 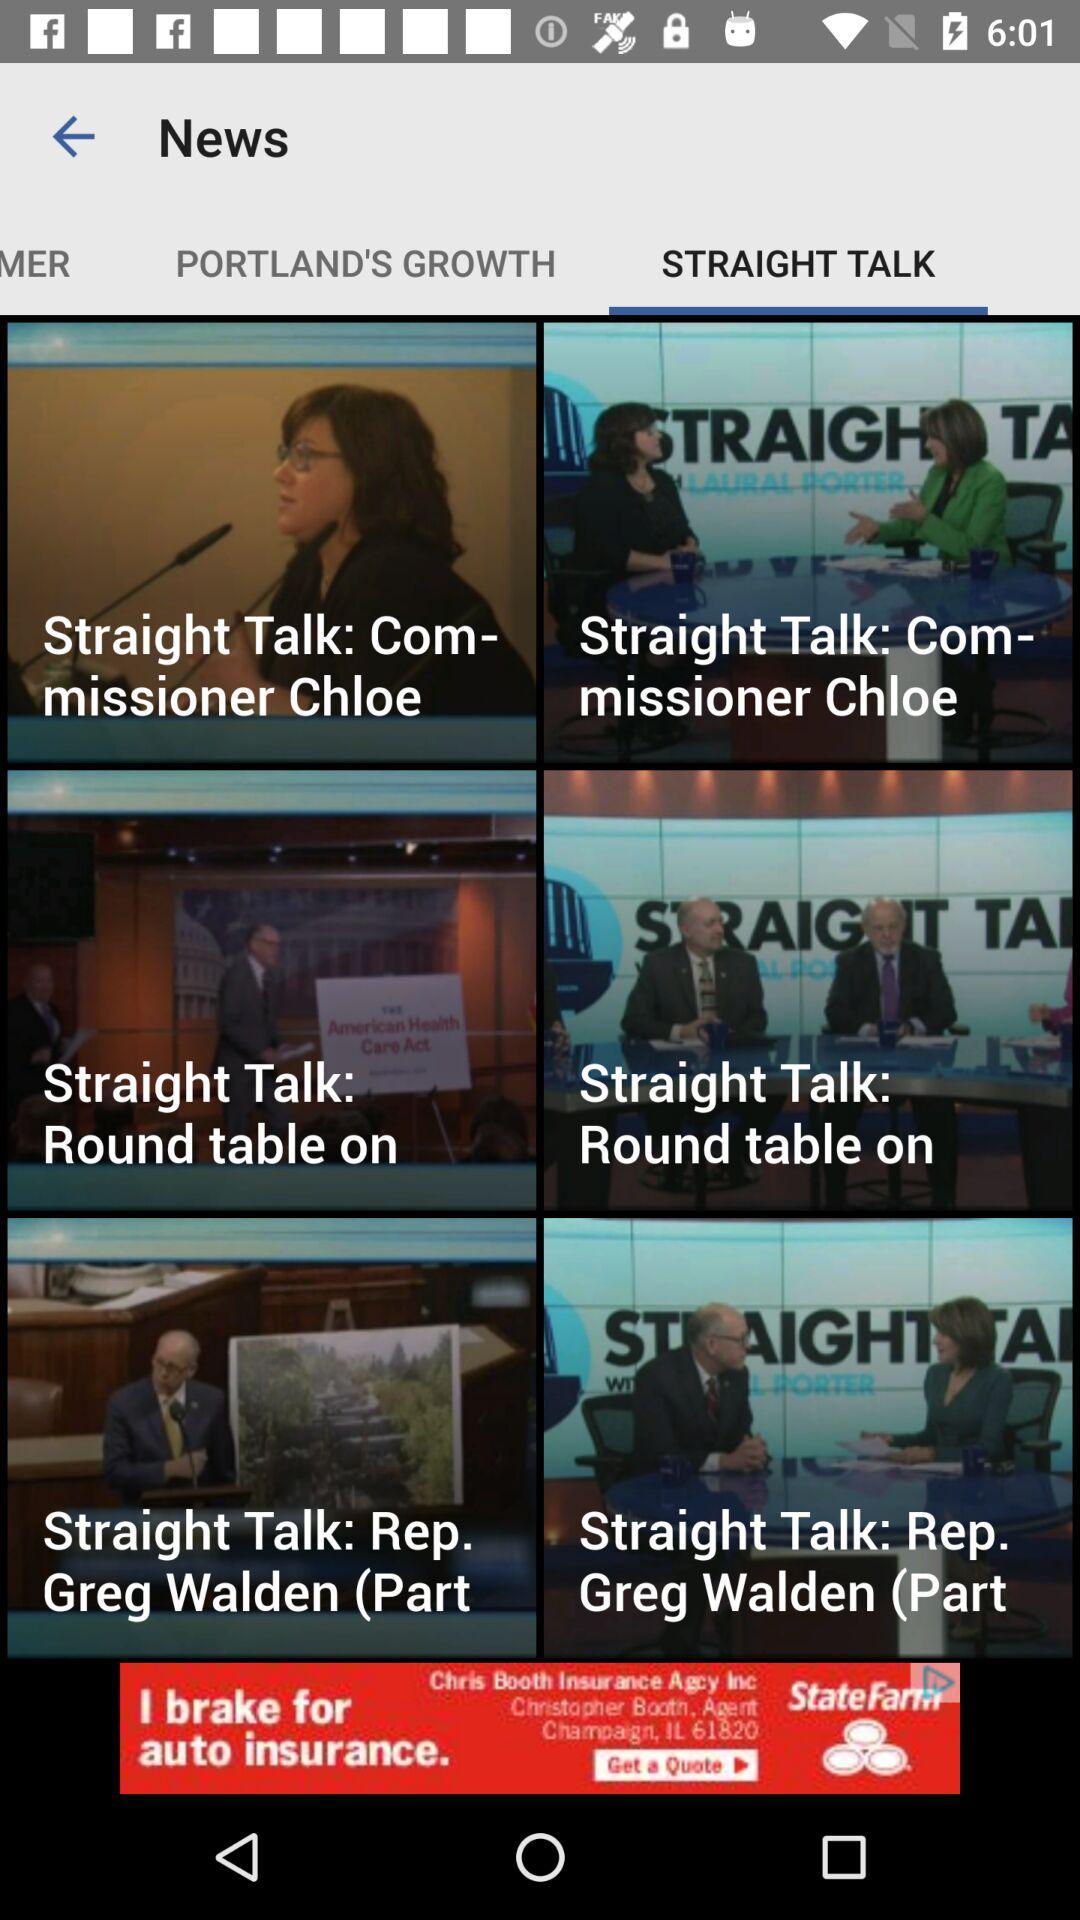 I want to click on click advertisement, so click(x=540, y=1727).